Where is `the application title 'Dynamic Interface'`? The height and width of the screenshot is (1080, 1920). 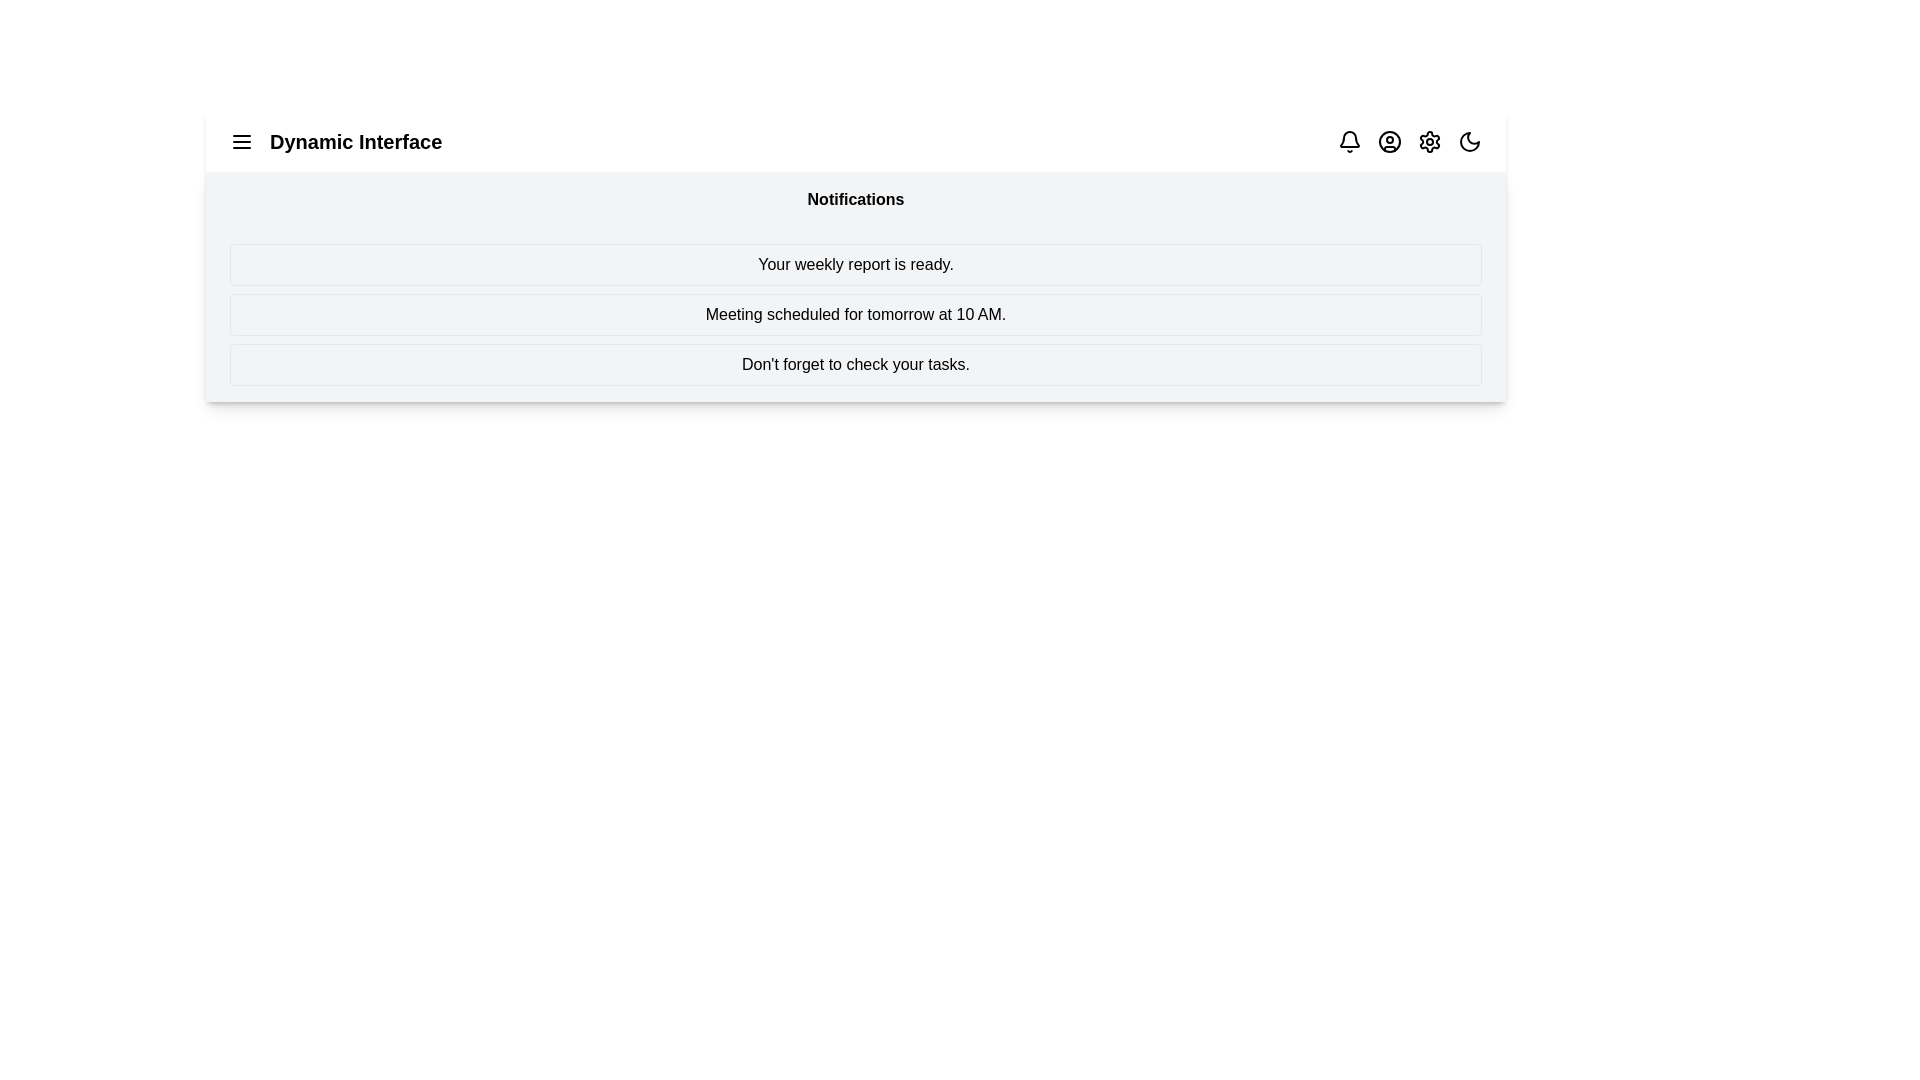 the application title 'Dynamic Interface' is located at coordinates (336, 141).